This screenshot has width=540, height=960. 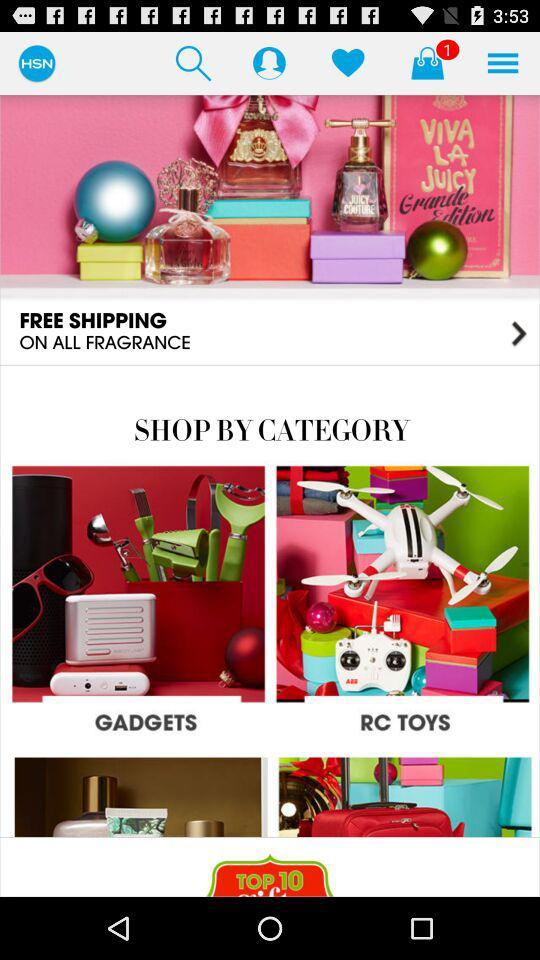 I want to click on user profile, so click(x=269, y=62).